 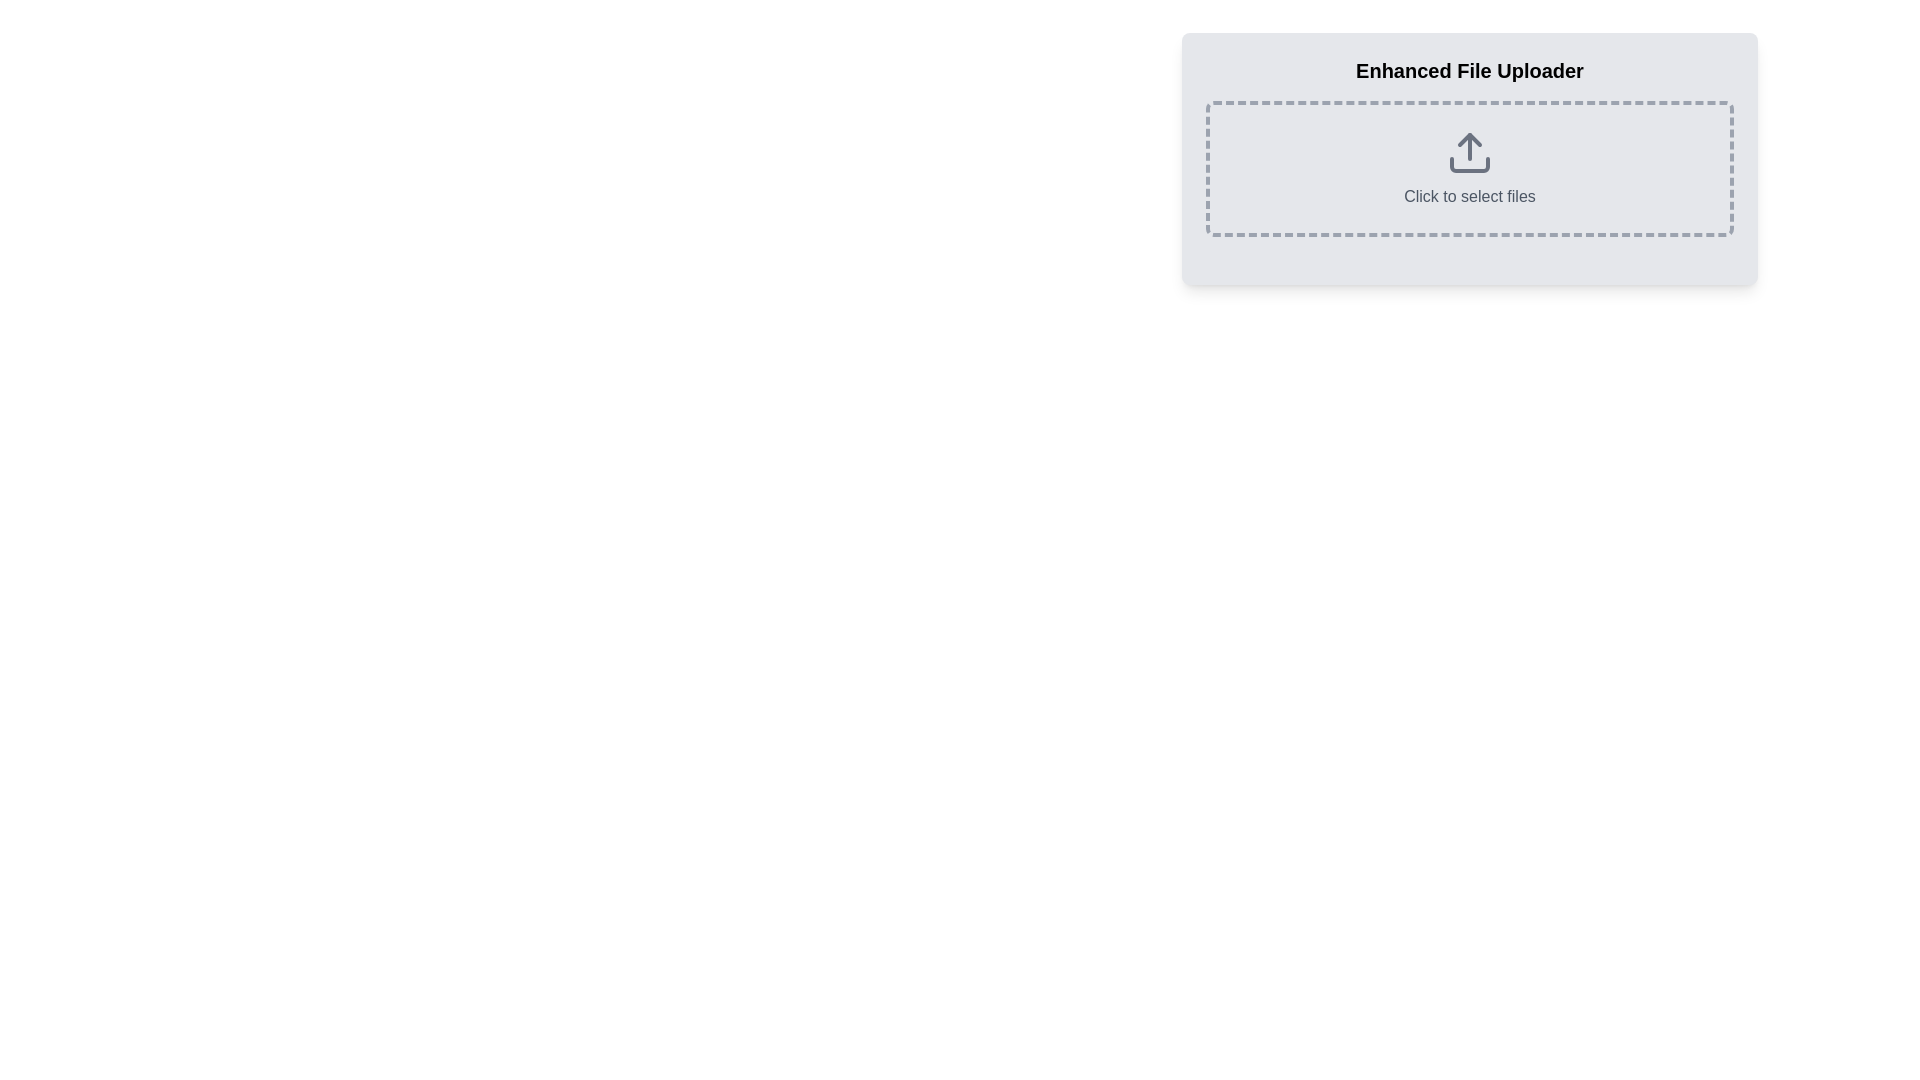 I want to click on the 'Enhanced File Uploader' component, which is a light gray rectangular area with rounded corners, so click(x=1469, y=157).